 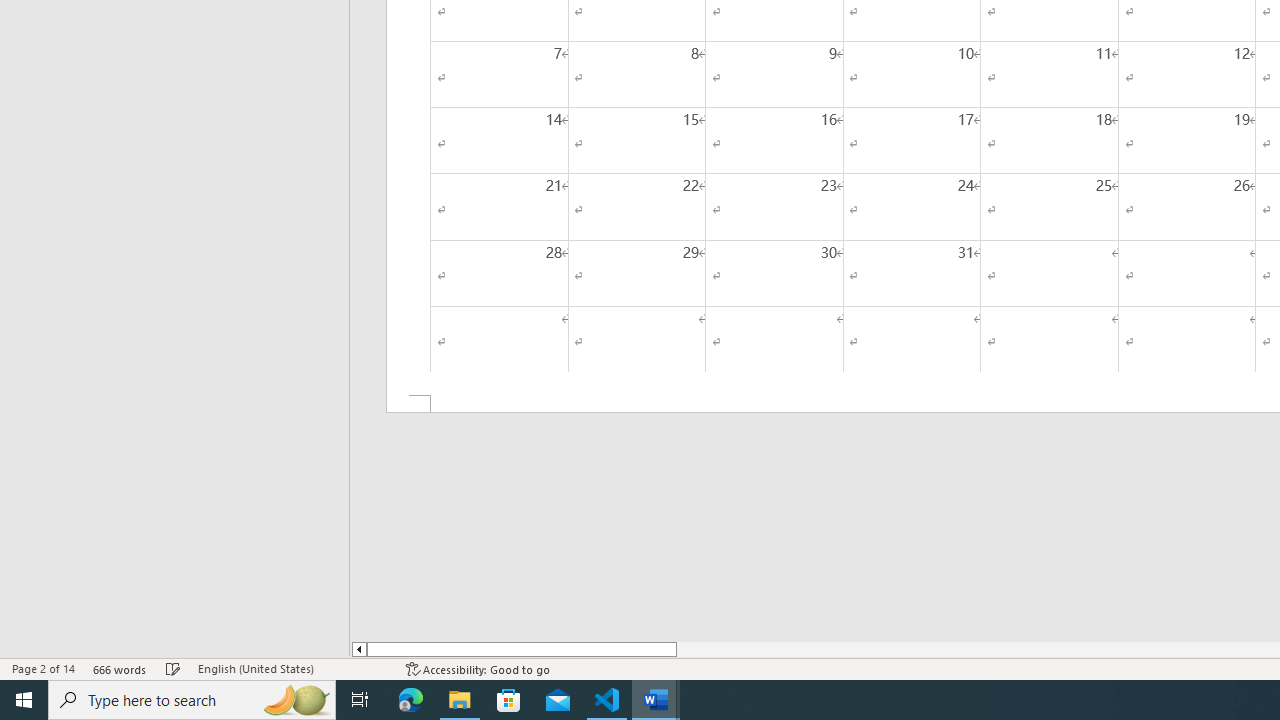 What do you see at coordinates (477, 669) in the screenshot?
I see `'Accessibility Checker Accessibility: Good to go'` at bounding box center [477, 669].